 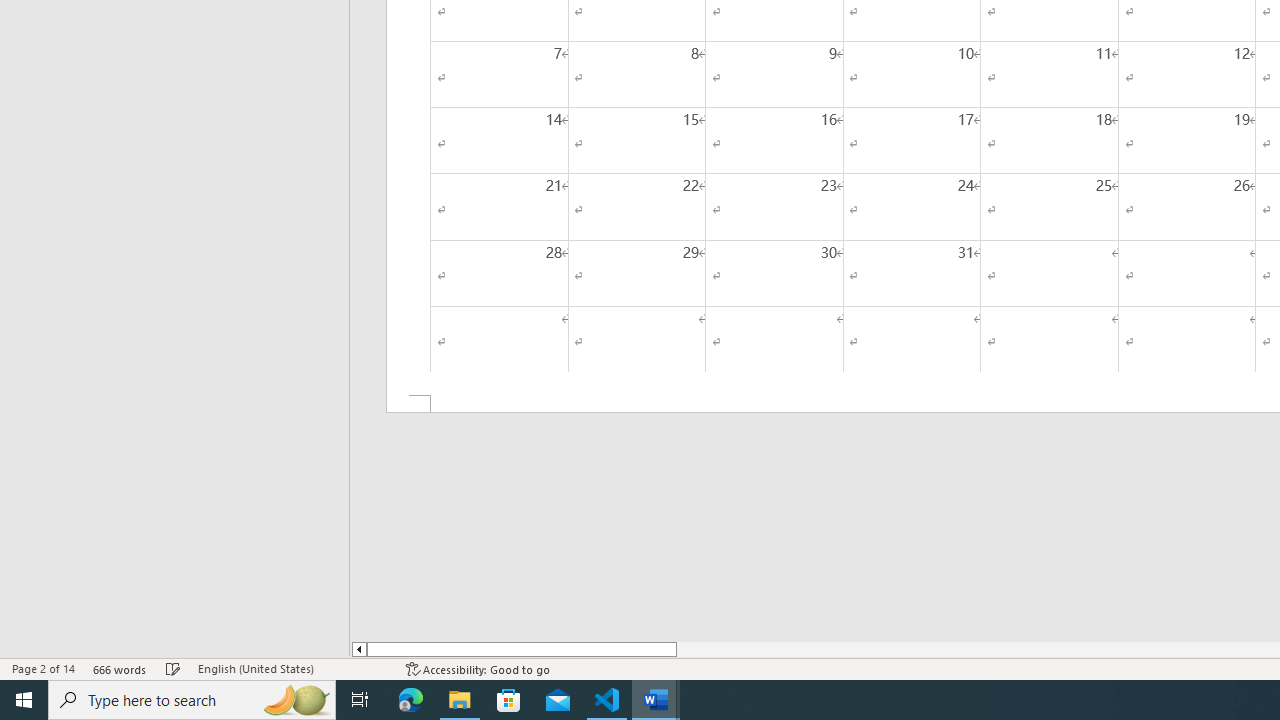 What do you see at coordinates (477, 669) in the screenshot?
I see `'Accessibility Checker Accessibility: Good to go'` at bounding box center [477, 669].